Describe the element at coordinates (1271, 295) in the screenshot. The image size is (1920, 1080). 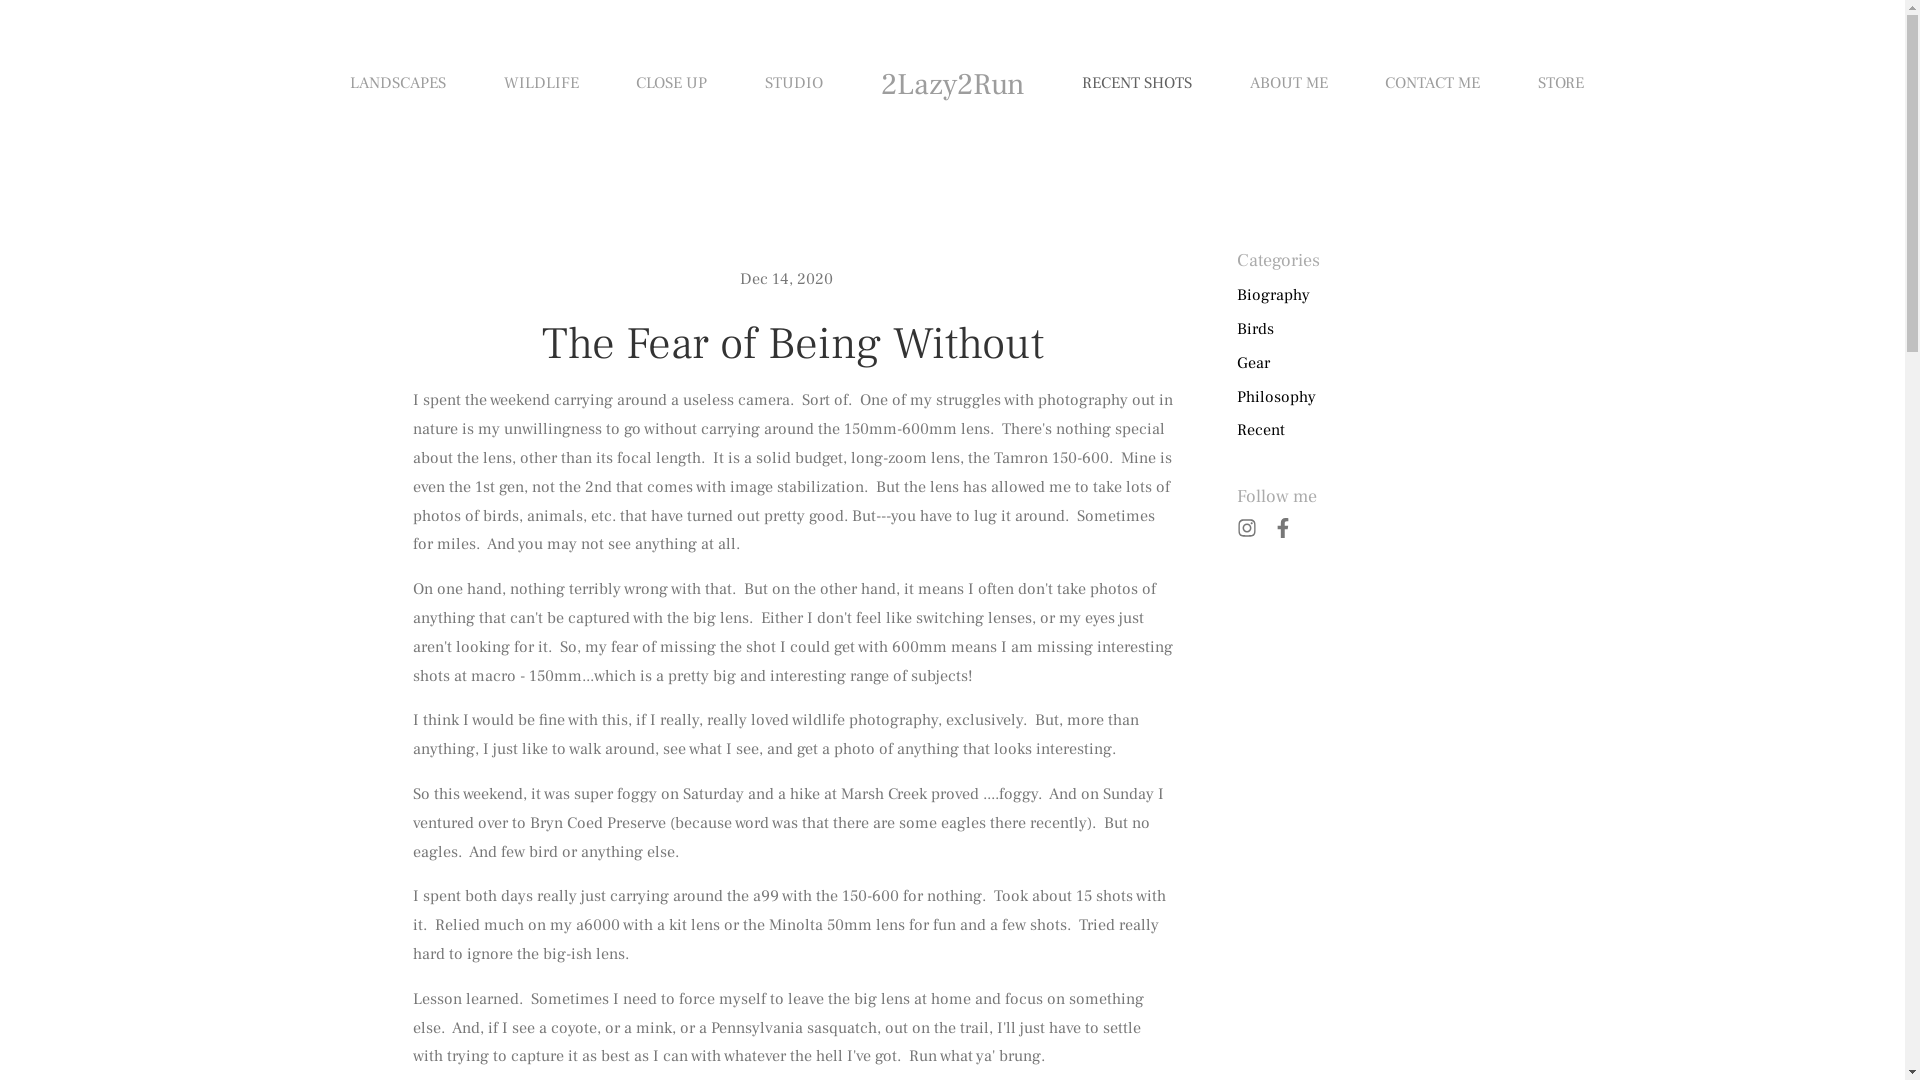
I see `'Biography'` at that location.